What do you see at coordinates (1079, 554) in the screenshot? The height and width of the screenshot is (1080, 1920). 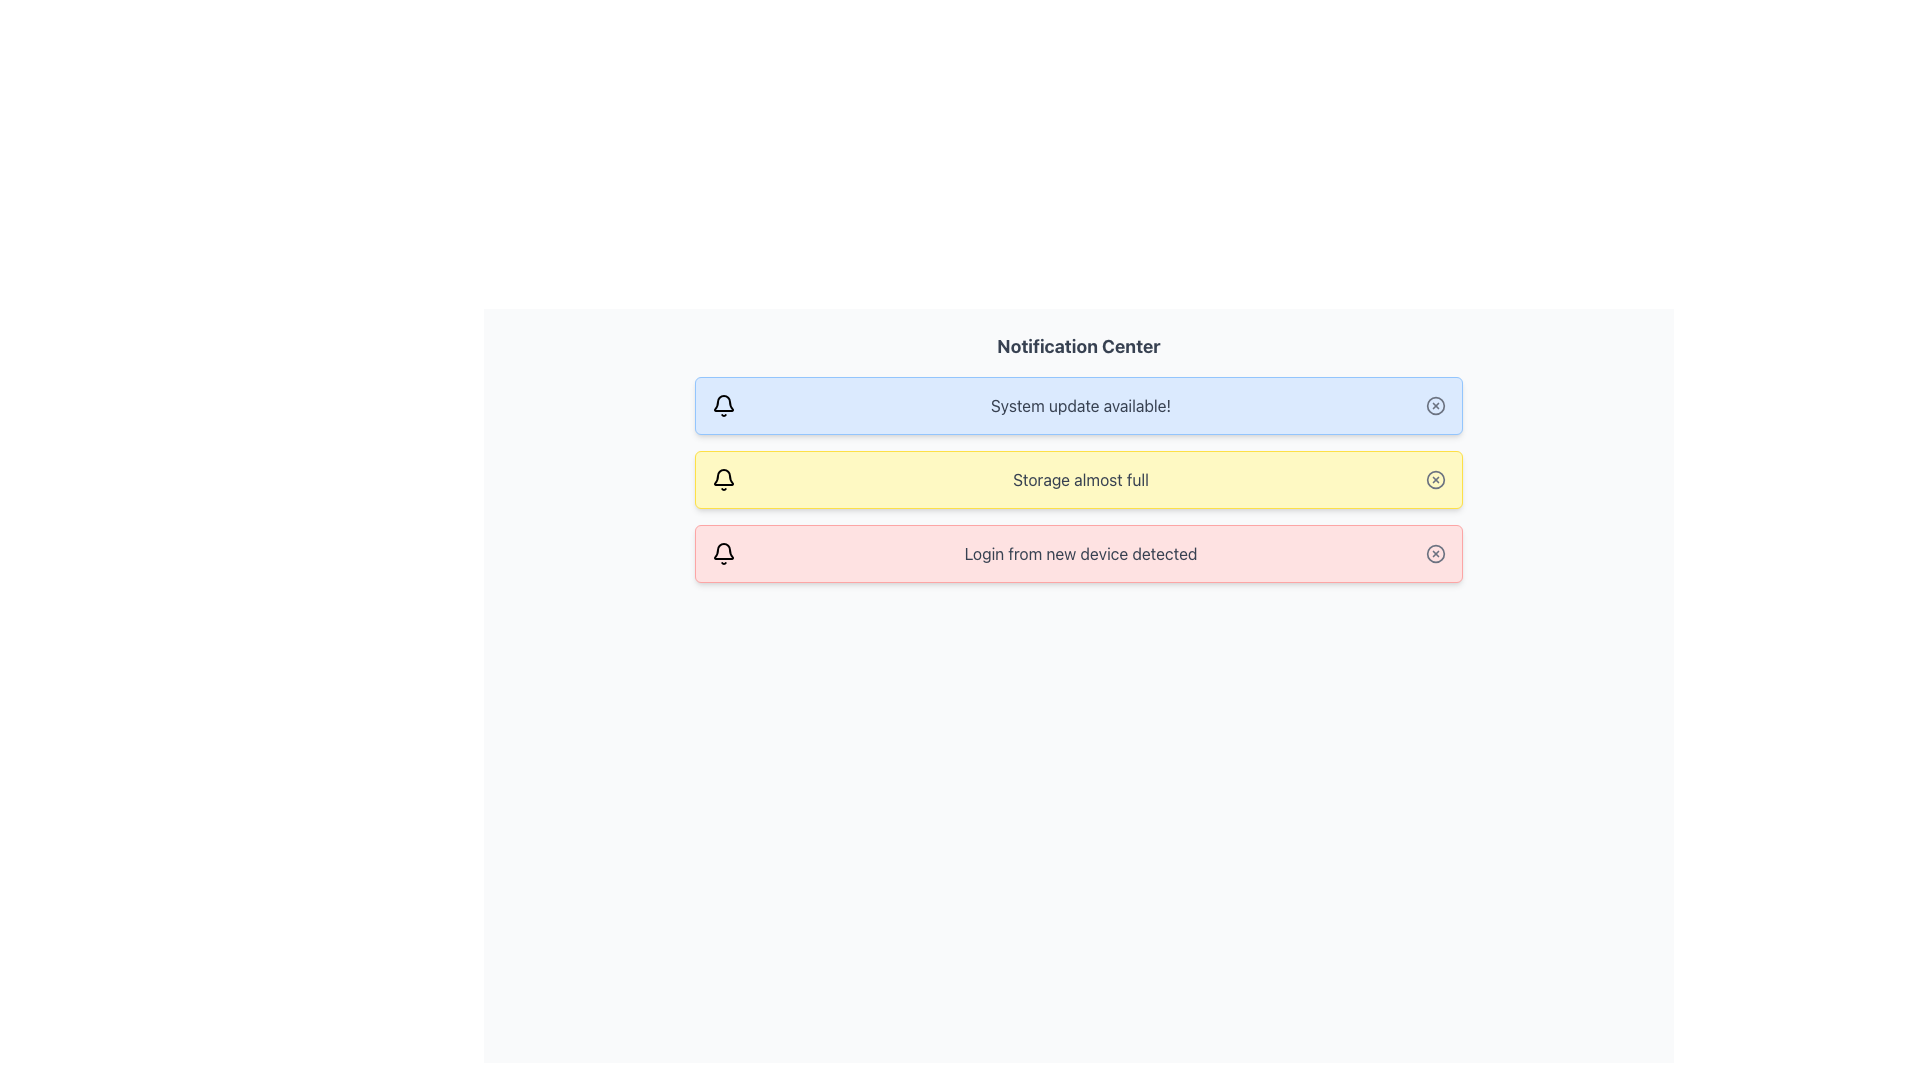 I see `status message from the text label indicating a login from a new device, which is the third message in the Notification Center interface` at bounding box center [1079, 554].